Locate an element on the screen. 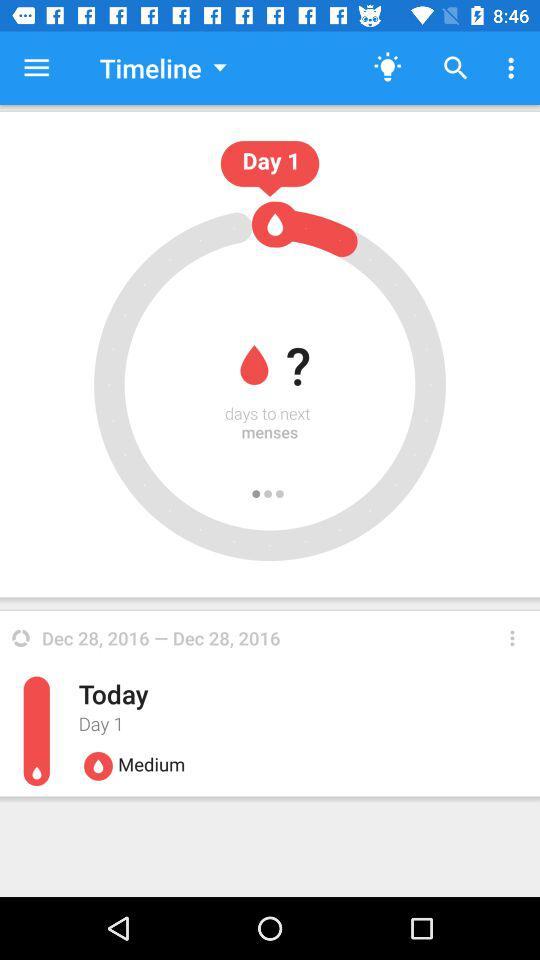  show options is located at coordinates (512, 637).